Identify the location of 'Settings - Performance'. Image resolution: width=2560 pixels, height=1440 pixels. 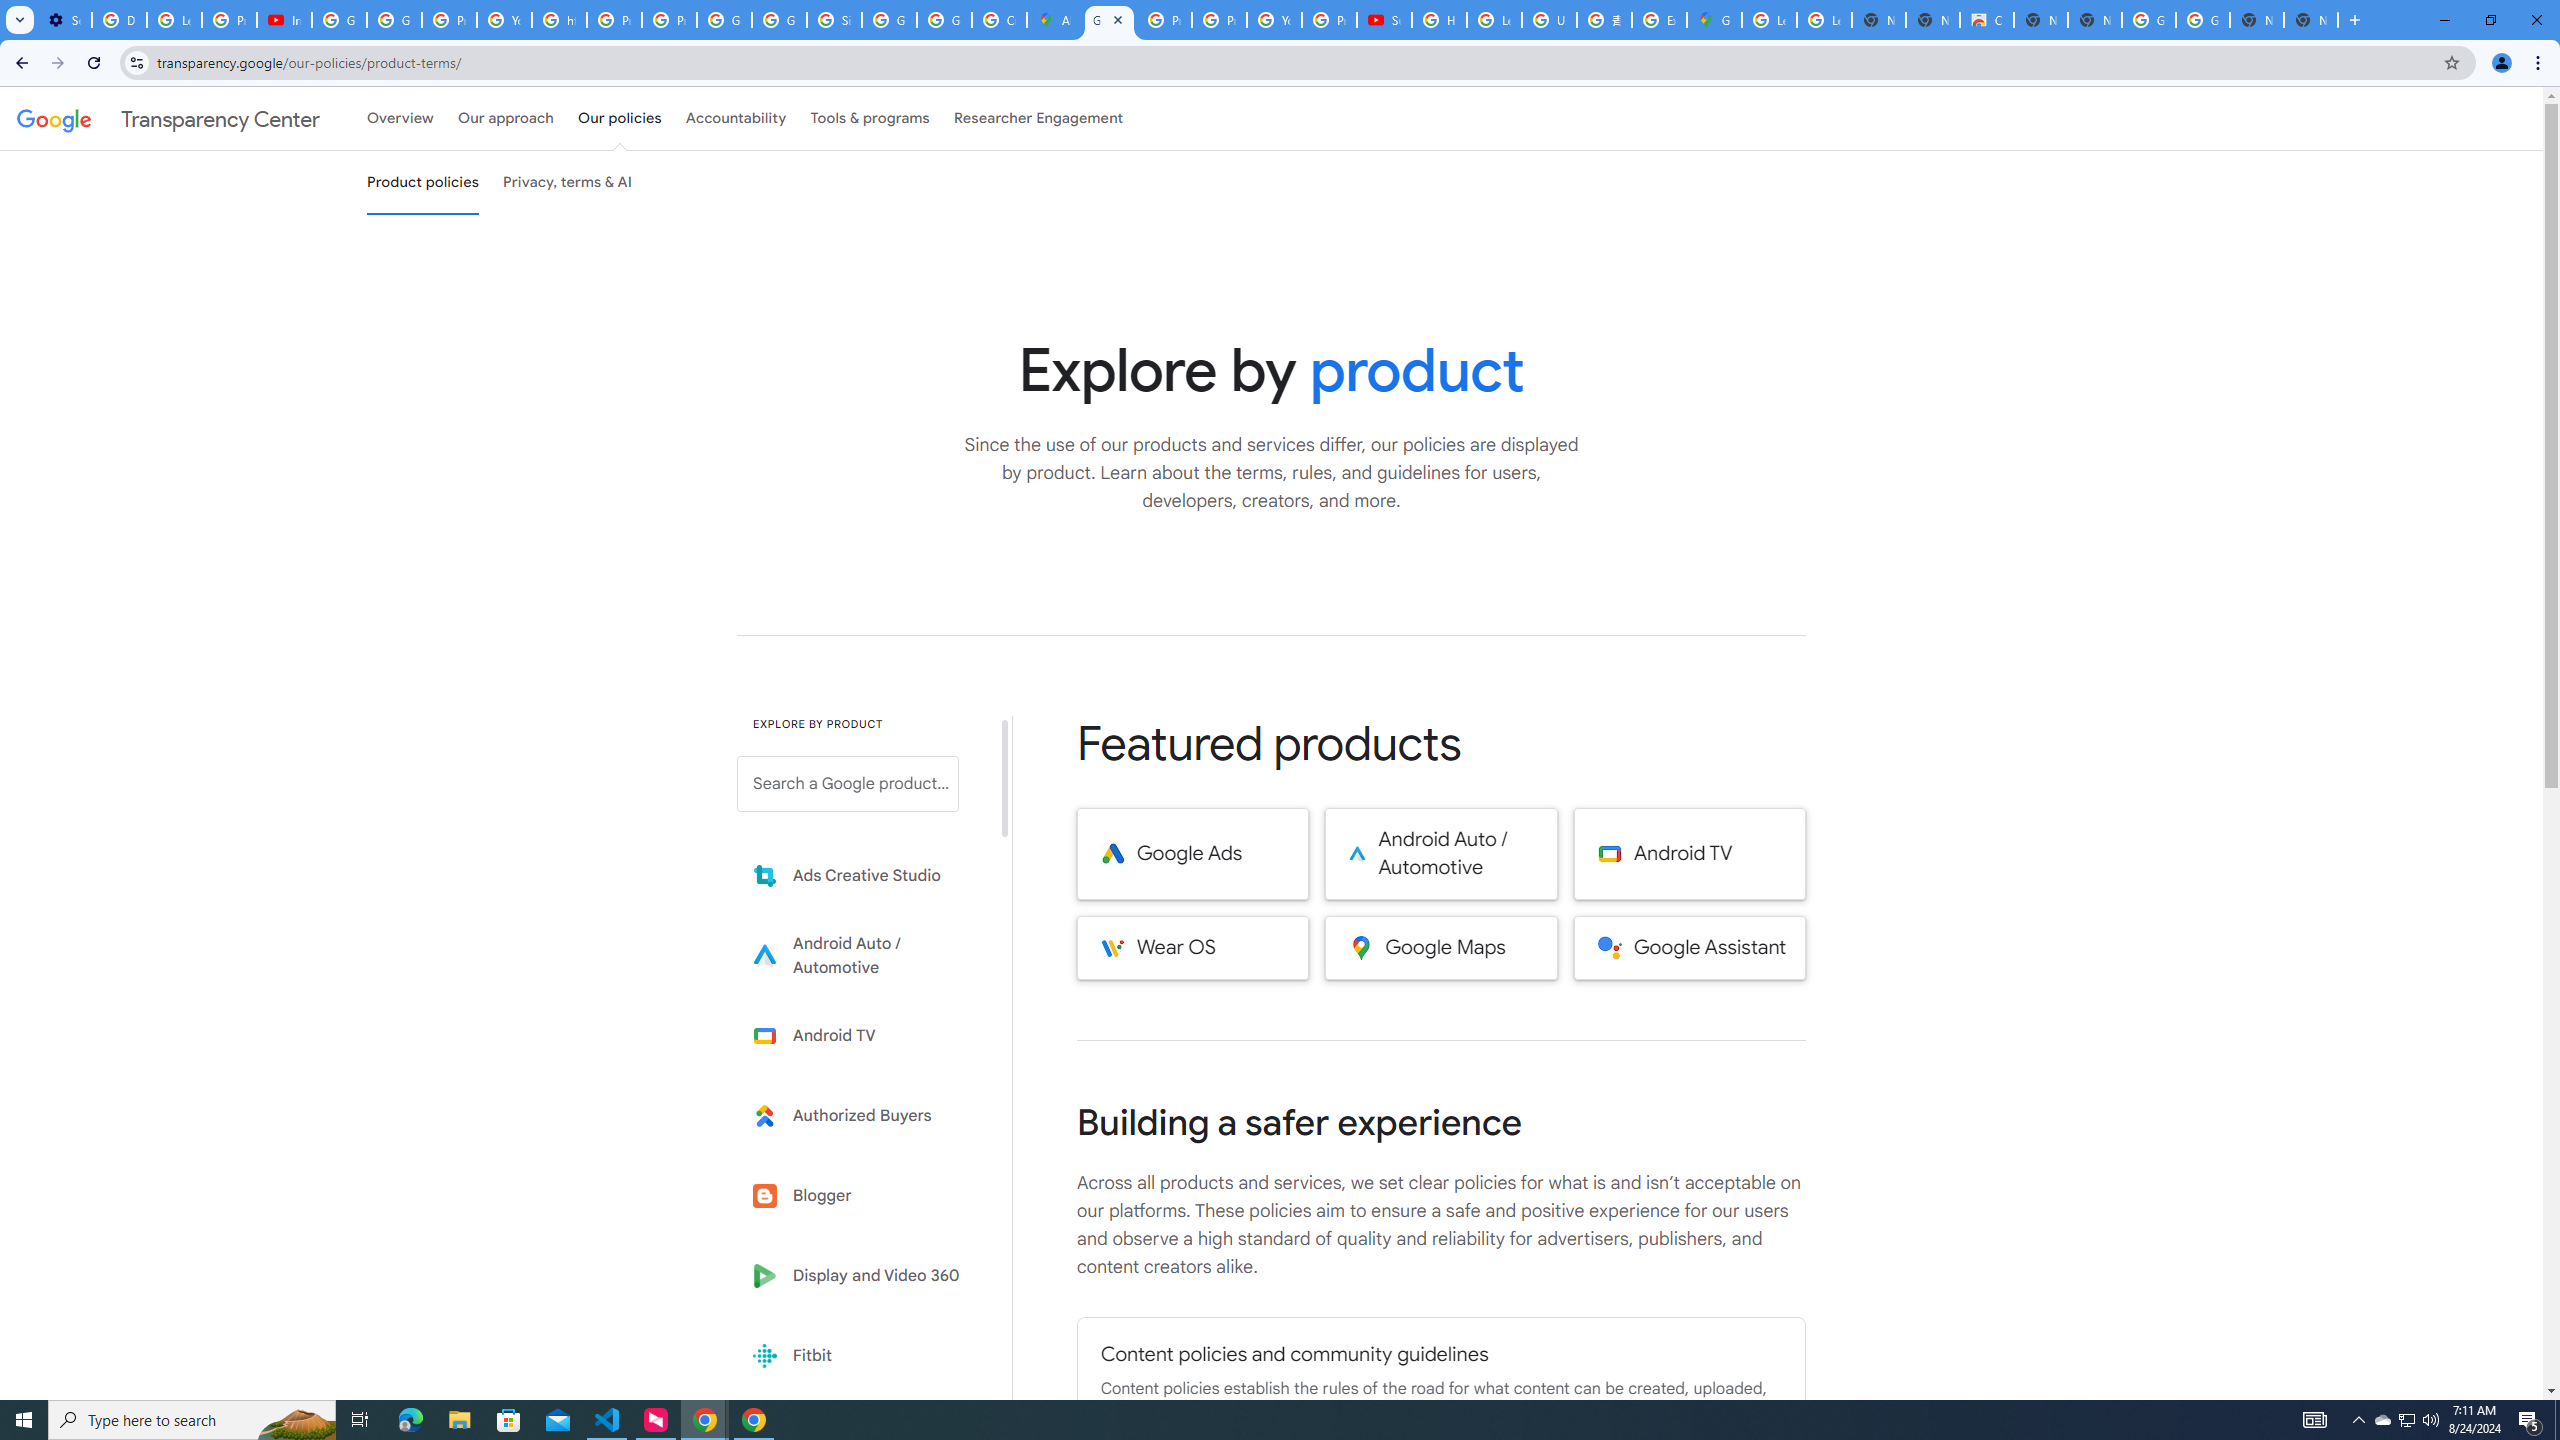
(64, 19).